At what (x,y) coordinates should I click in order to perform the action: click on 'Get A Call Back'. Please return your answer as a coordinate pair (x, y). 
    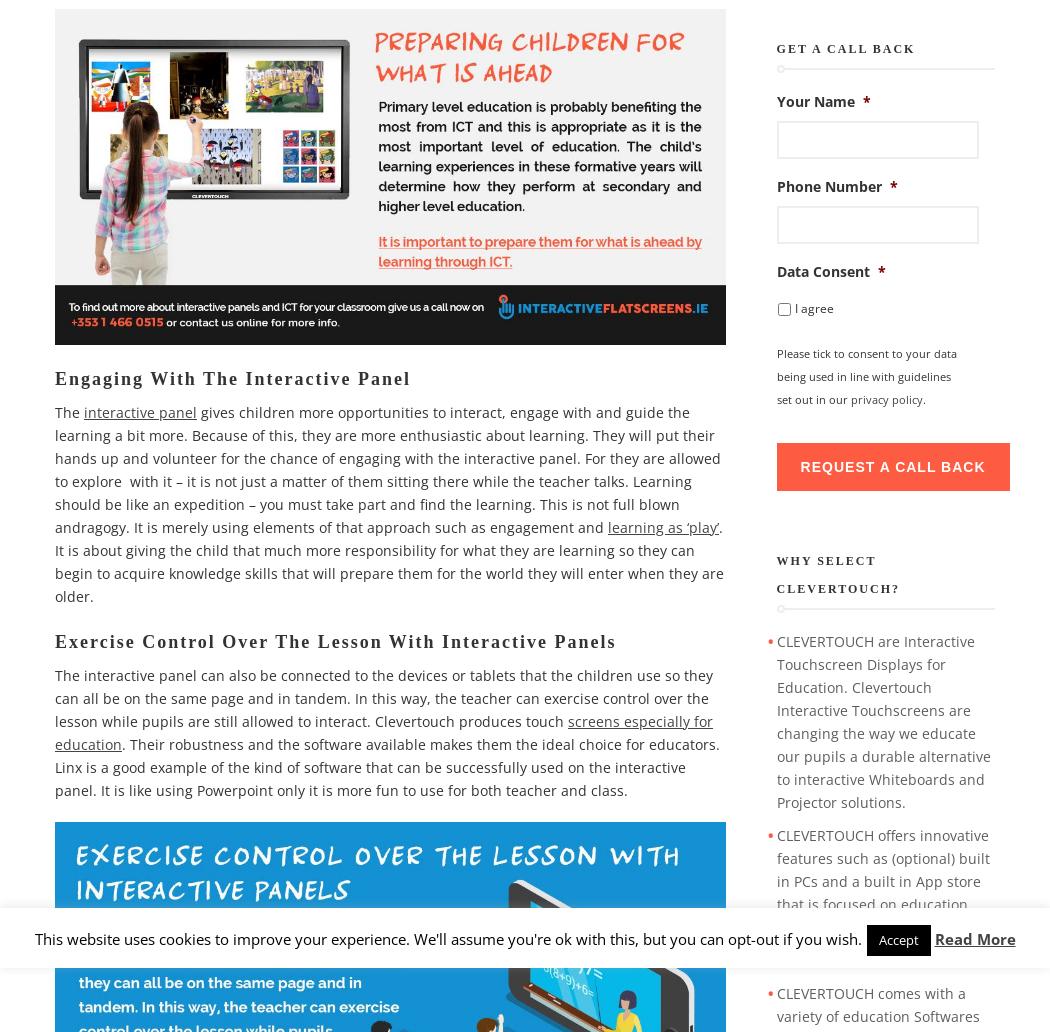
    Looking at the image, I should click on (845, 49).